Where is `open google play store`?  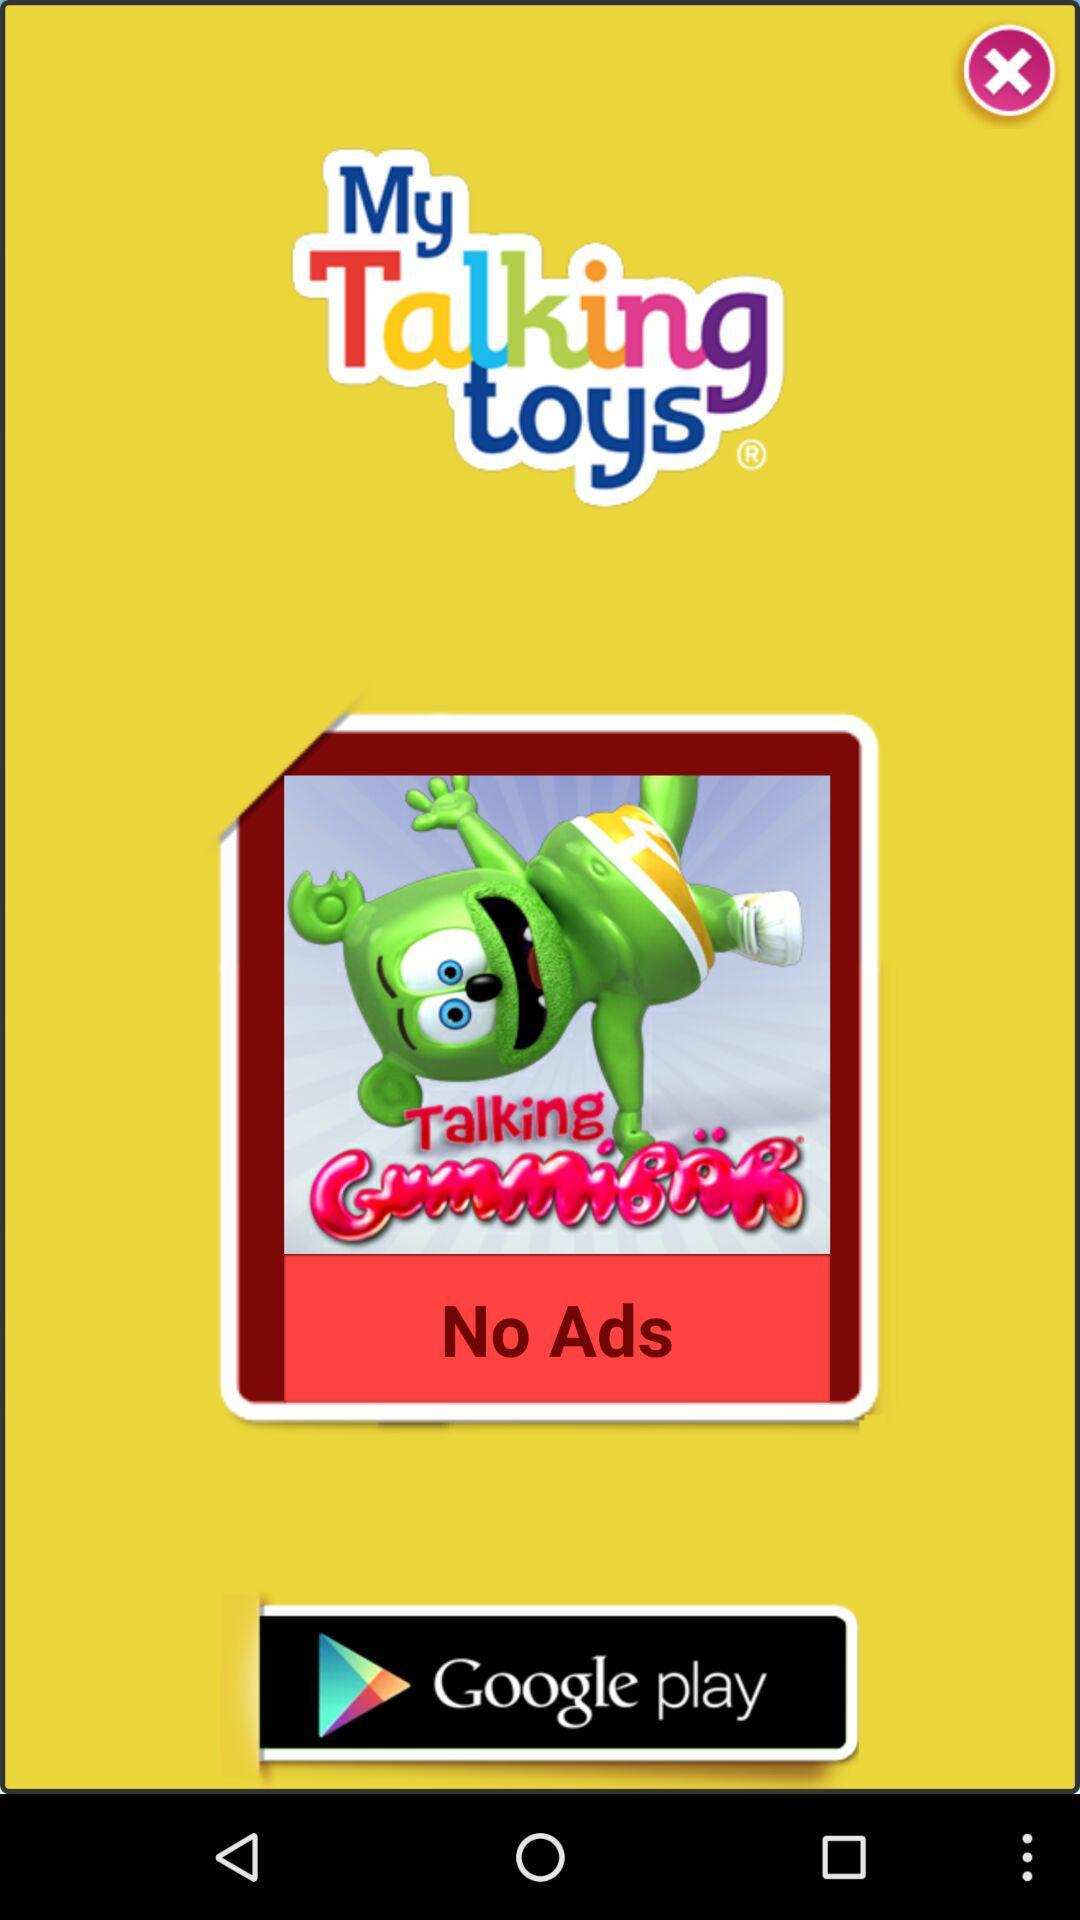
open google play store is located at coordinates (538, 1691).